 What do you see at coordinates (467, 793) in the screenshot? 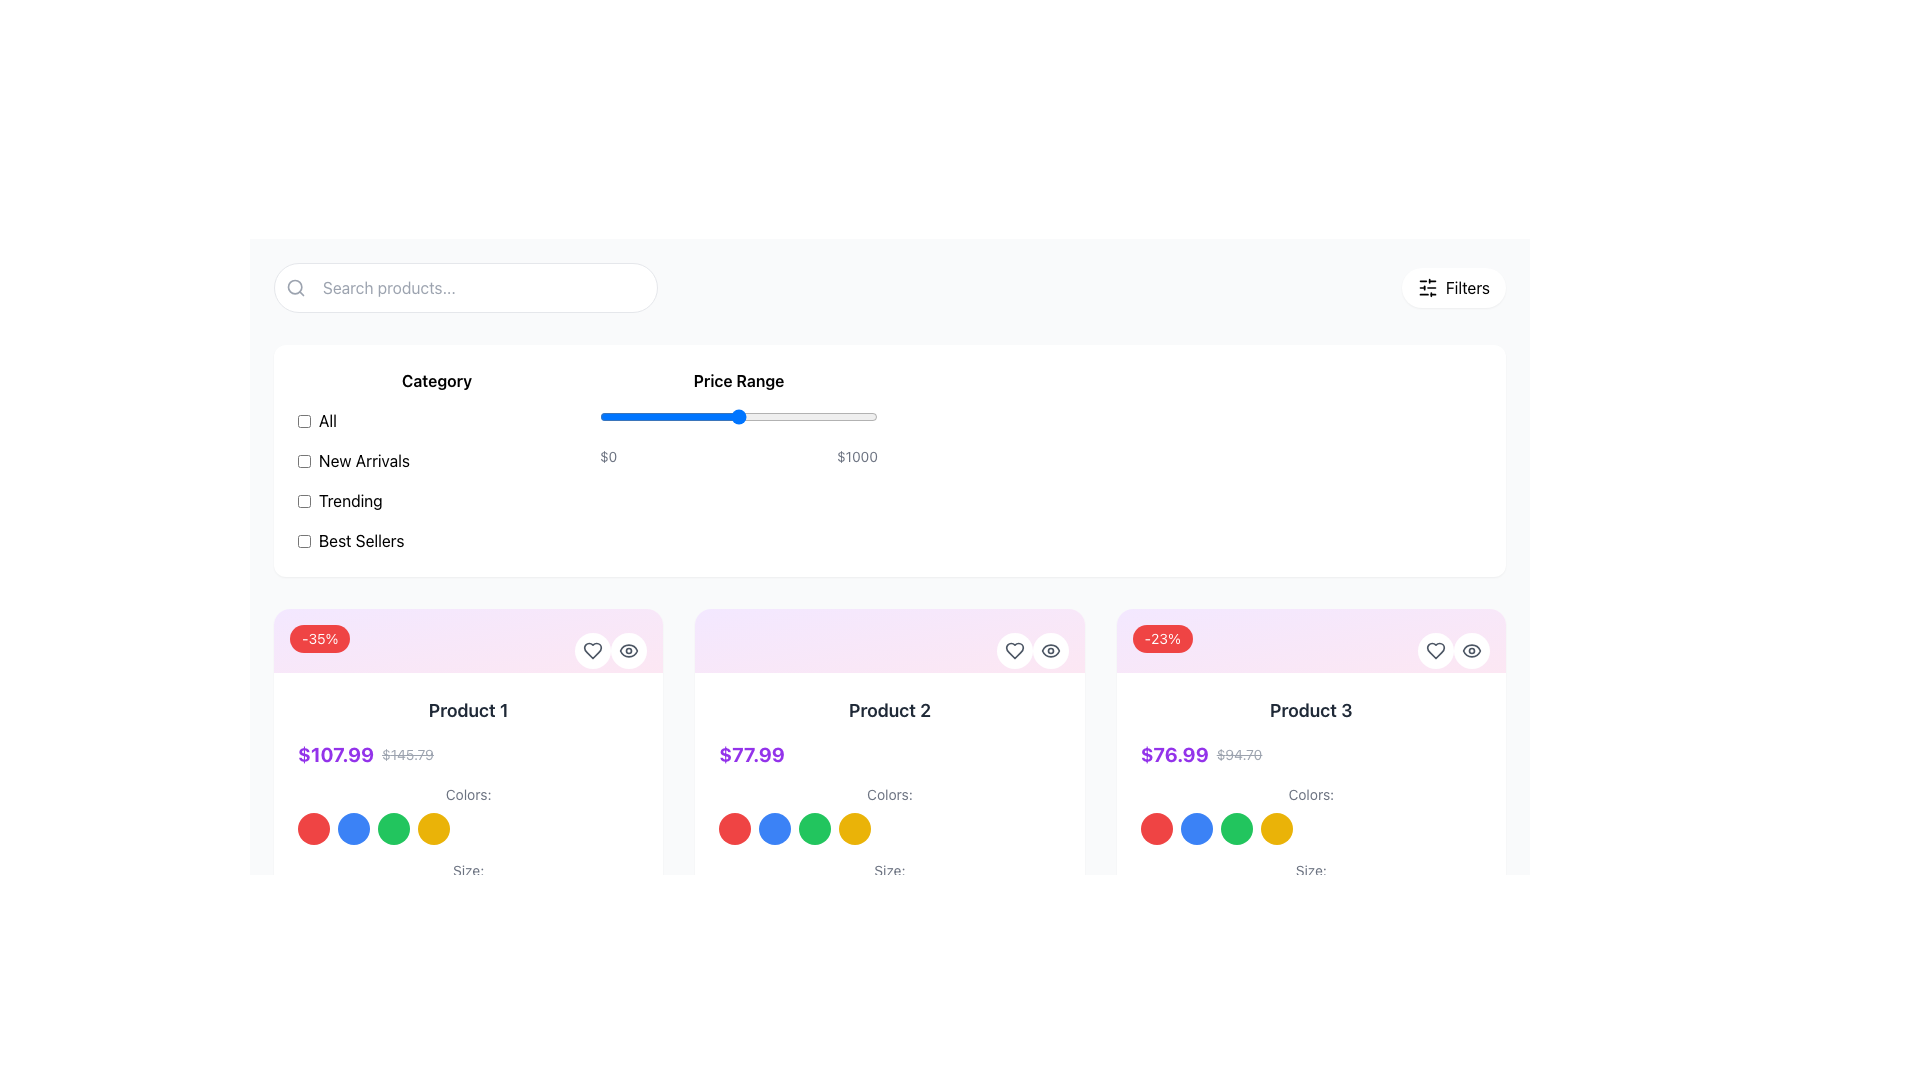
I see `the label indicating selectable color options for the product located below the product price in the first product card` at bounding box center [467, 793].